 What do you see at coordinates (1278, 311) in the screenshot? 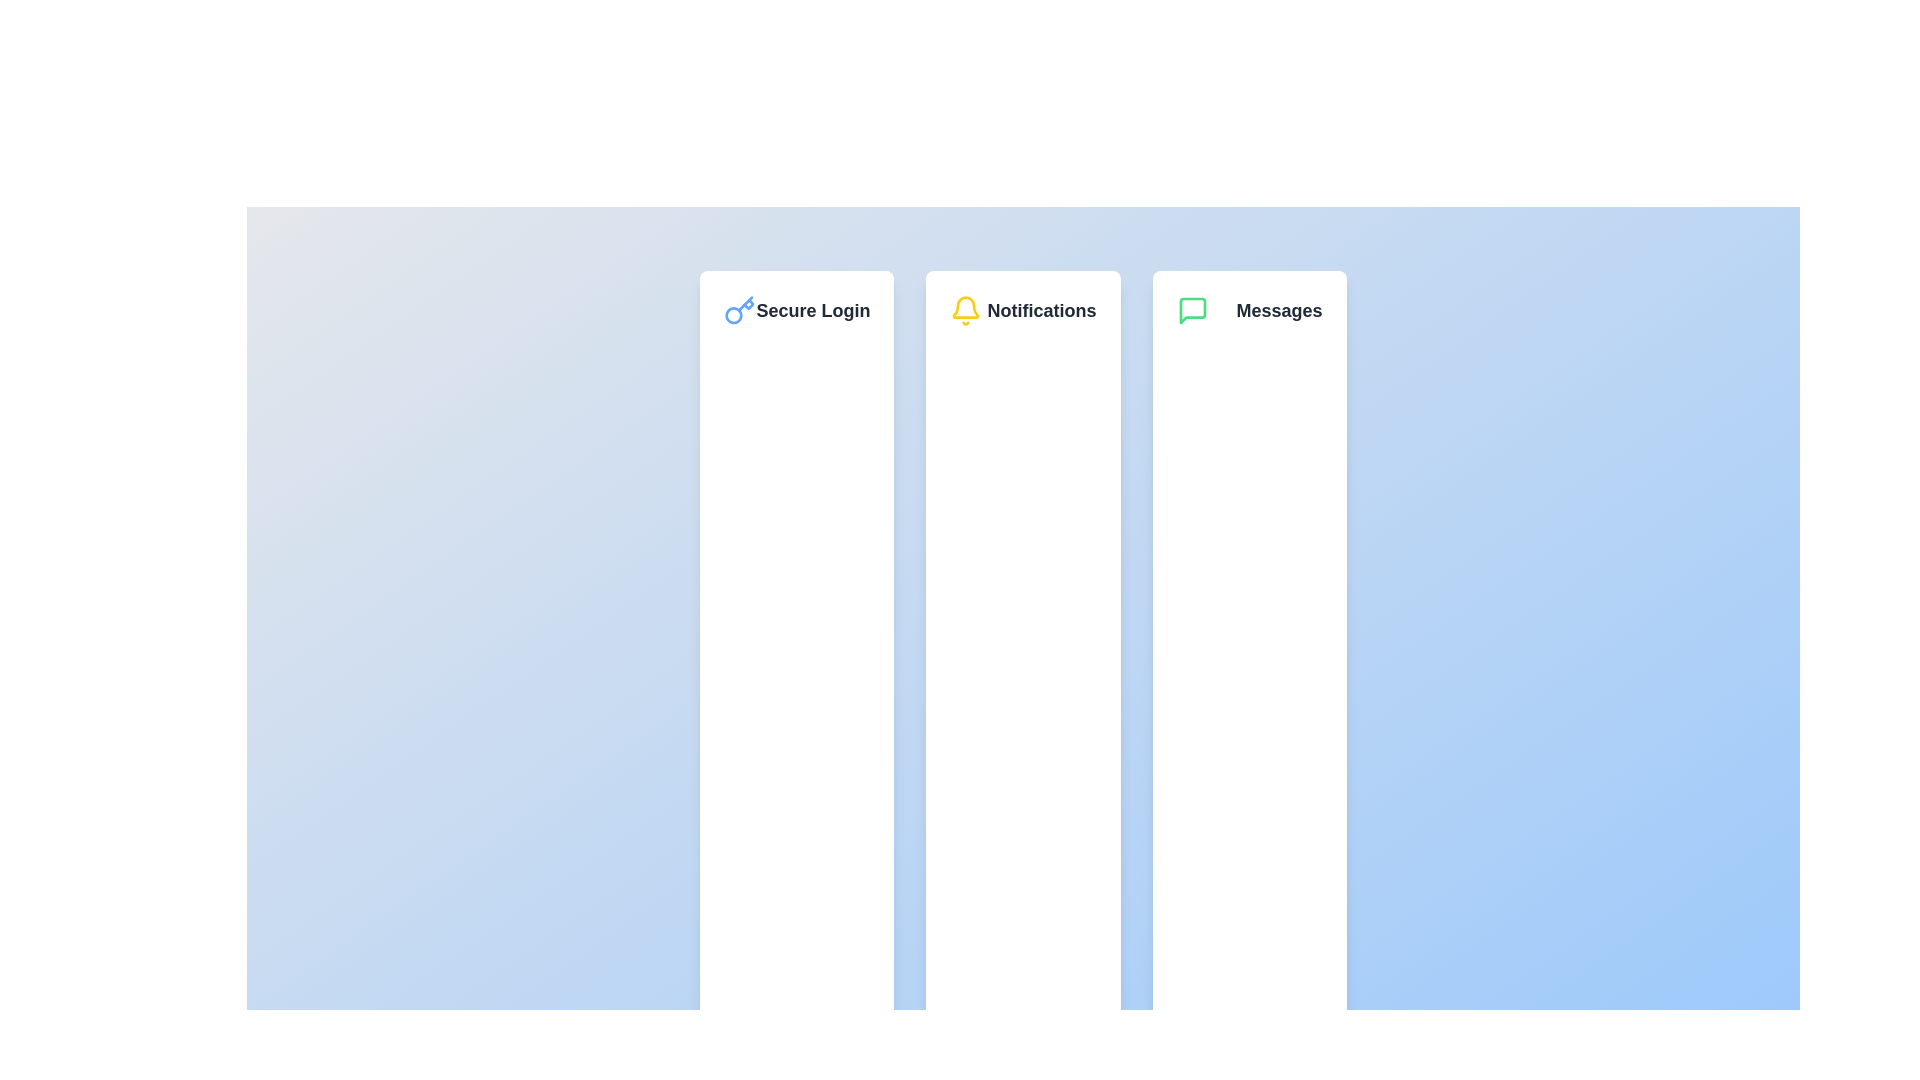
I see `the text label indicating 'Messages', which is the second element in a horizontal grouping on the right side of the interface` at bounding box center [1278, 311].